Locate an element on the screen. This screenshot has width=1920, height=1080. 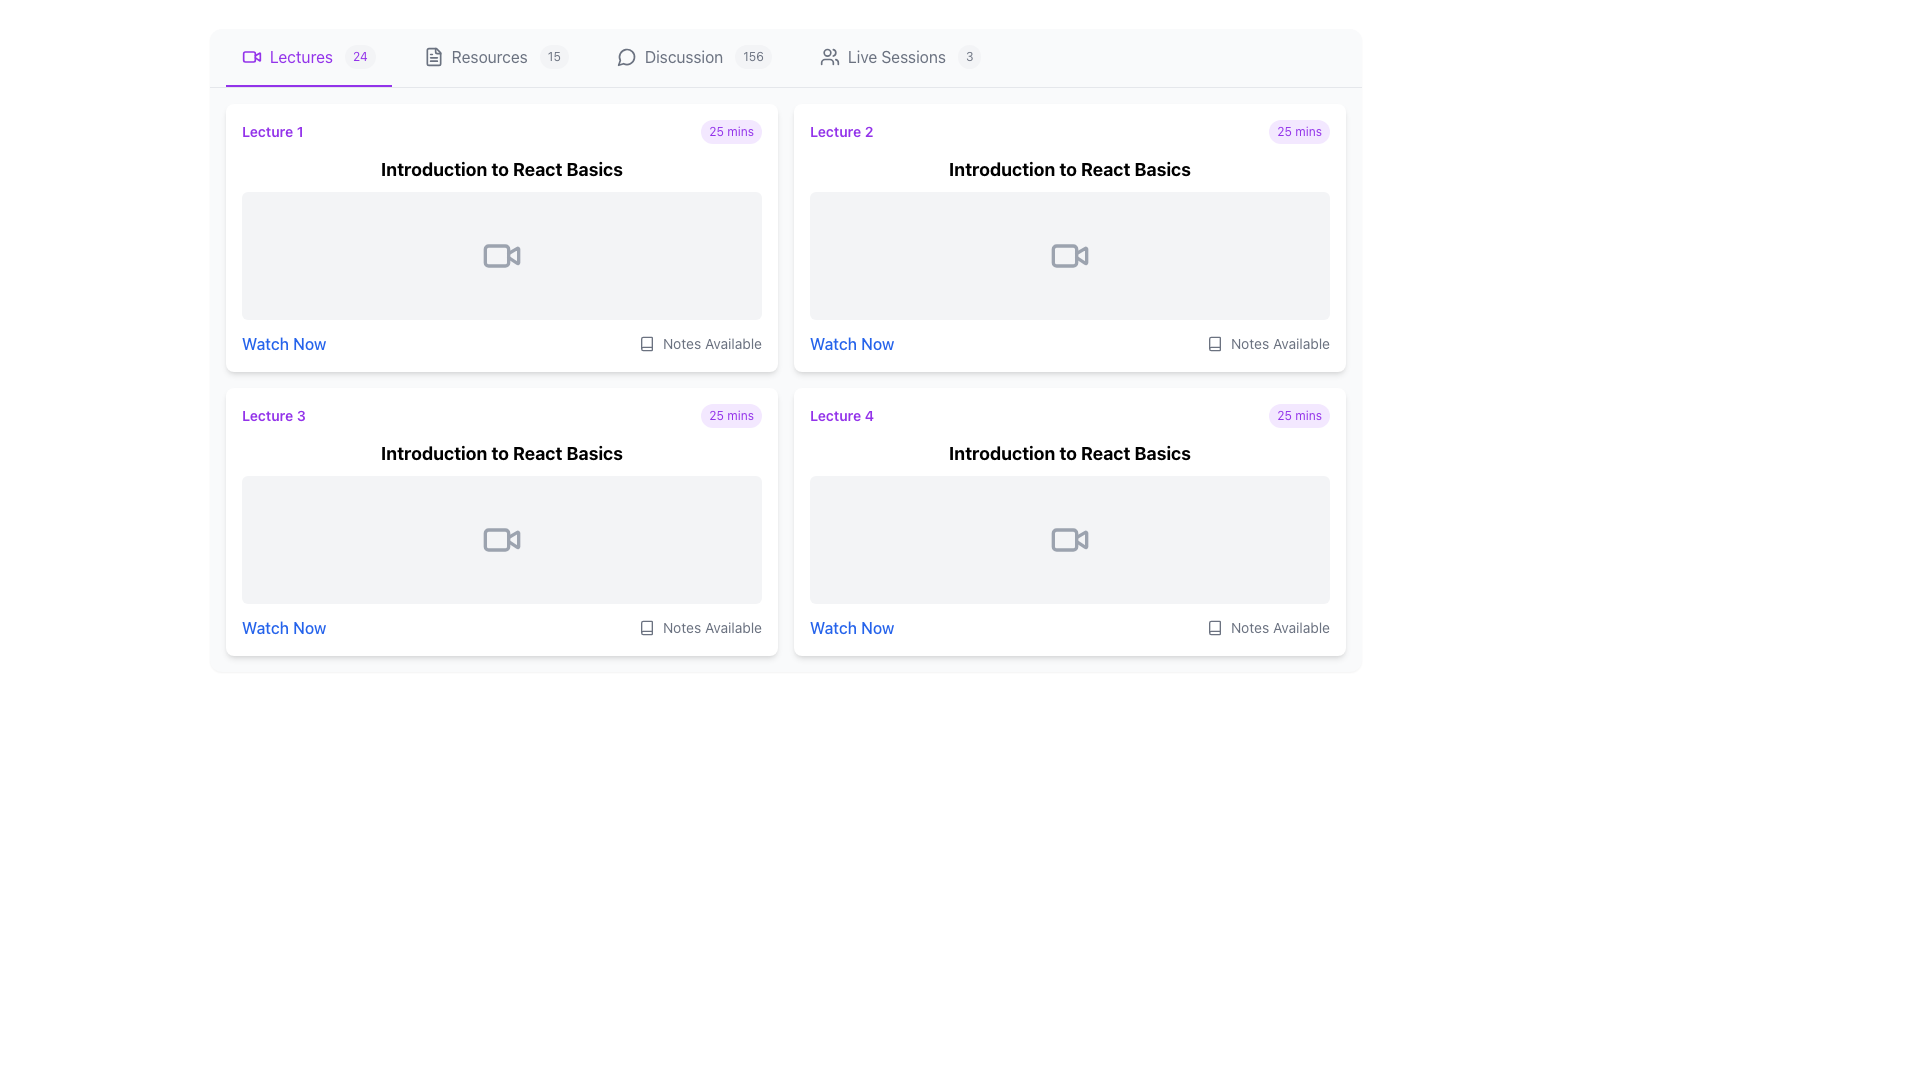
text content of the Text Label that serves as the title for the lecture in the top-left card of the grid, positioned beneath 'Lecture 1' is located at coordinates (502, 168).